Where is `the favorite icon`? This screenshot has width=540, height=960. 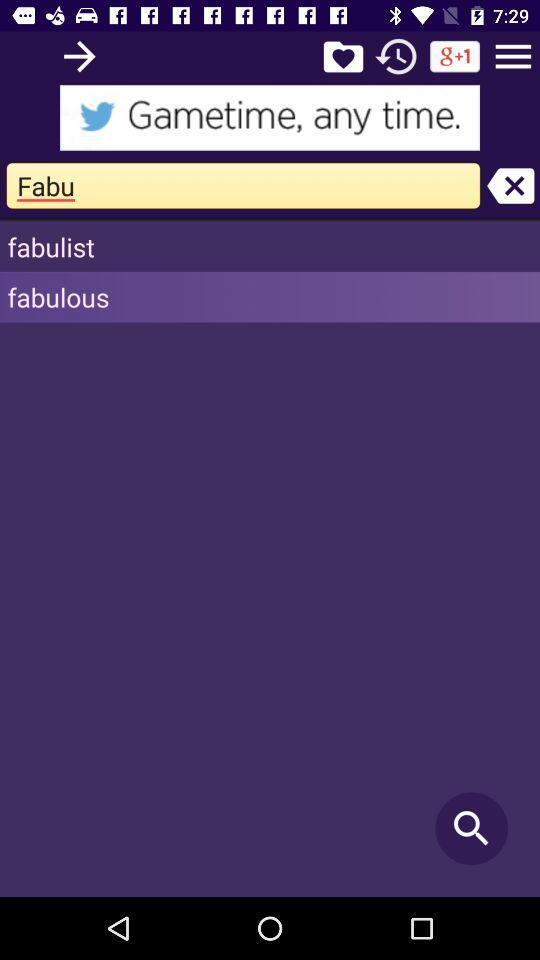 the favorite icon is located at coordinates (342, 55).